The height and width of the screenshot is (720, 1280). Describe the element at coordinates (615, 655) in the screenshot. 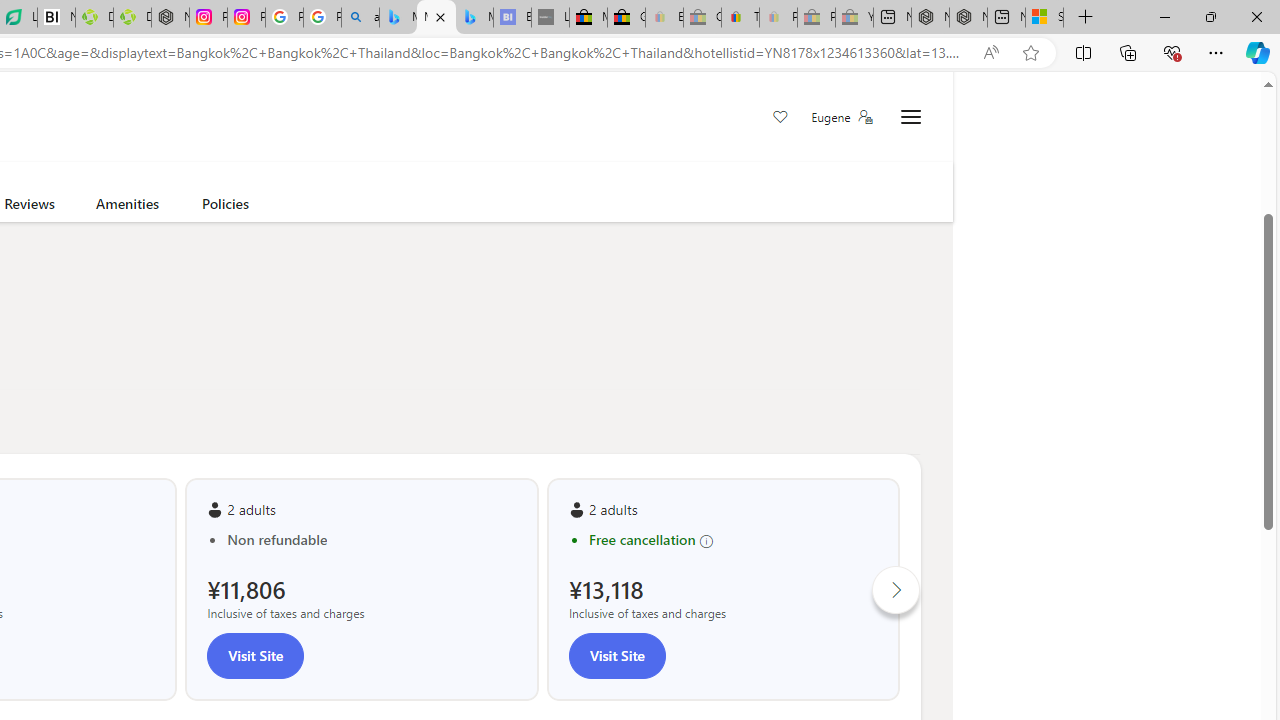

I see `'Visit Site'` at that location.